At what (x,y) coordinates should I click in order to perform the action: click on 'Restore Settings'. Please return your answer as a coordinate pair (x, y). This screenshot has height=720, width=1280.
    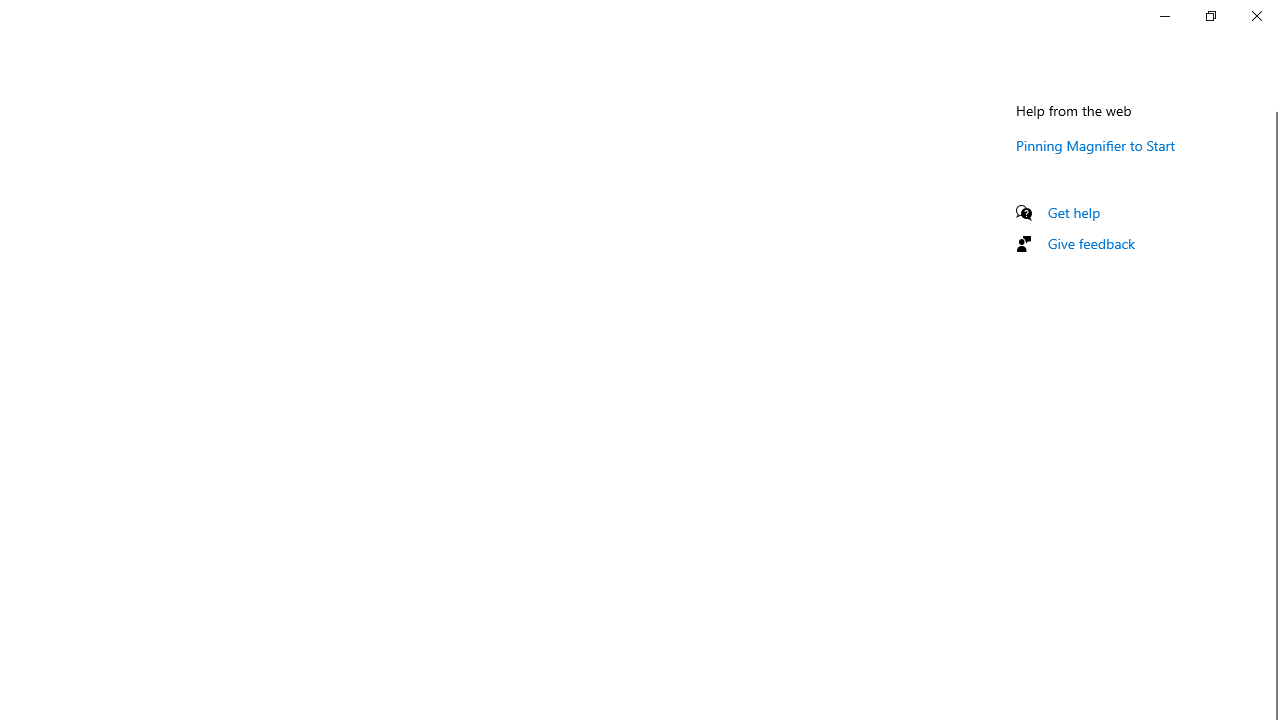
    Looking at the image, I should click on (1209, 15).